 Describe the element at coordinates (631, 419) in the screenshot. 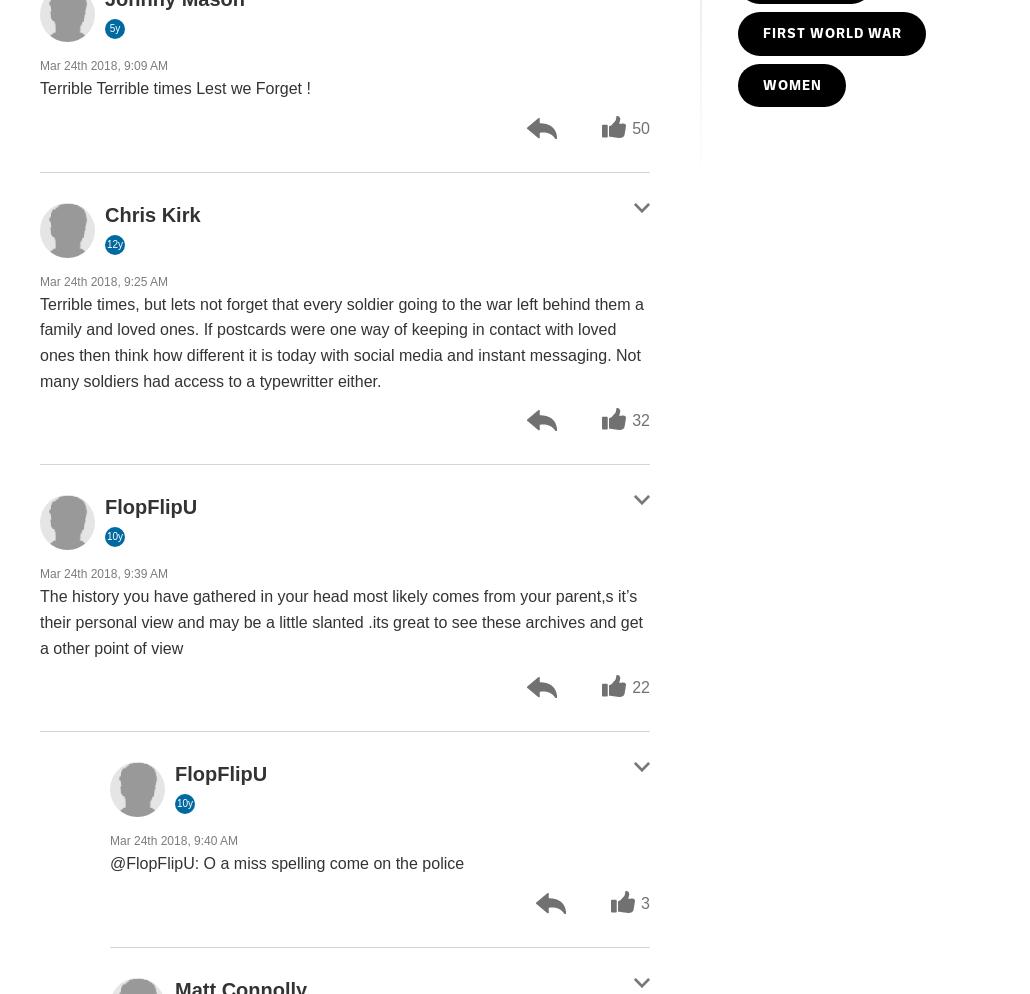

I see `'32'` at that location.